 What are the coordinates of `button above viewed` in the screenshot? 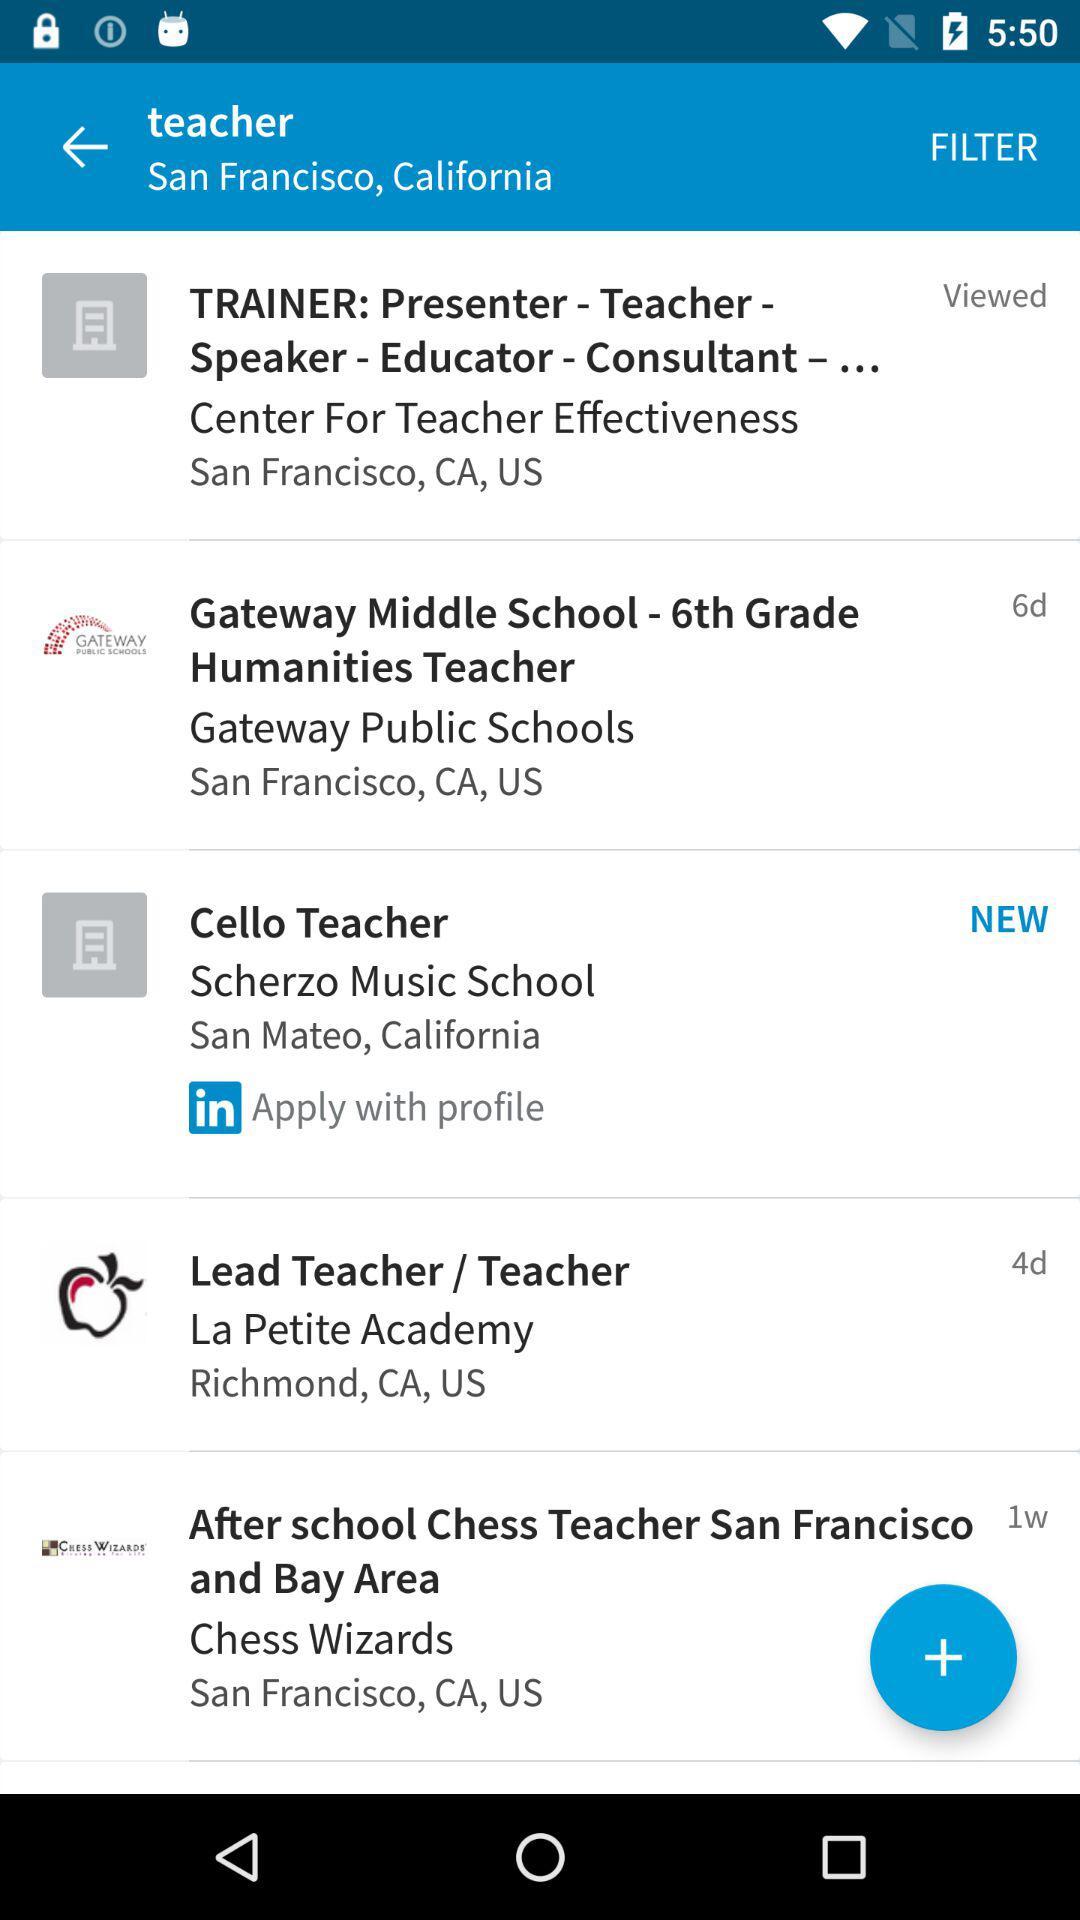 It's located at (982, 146).